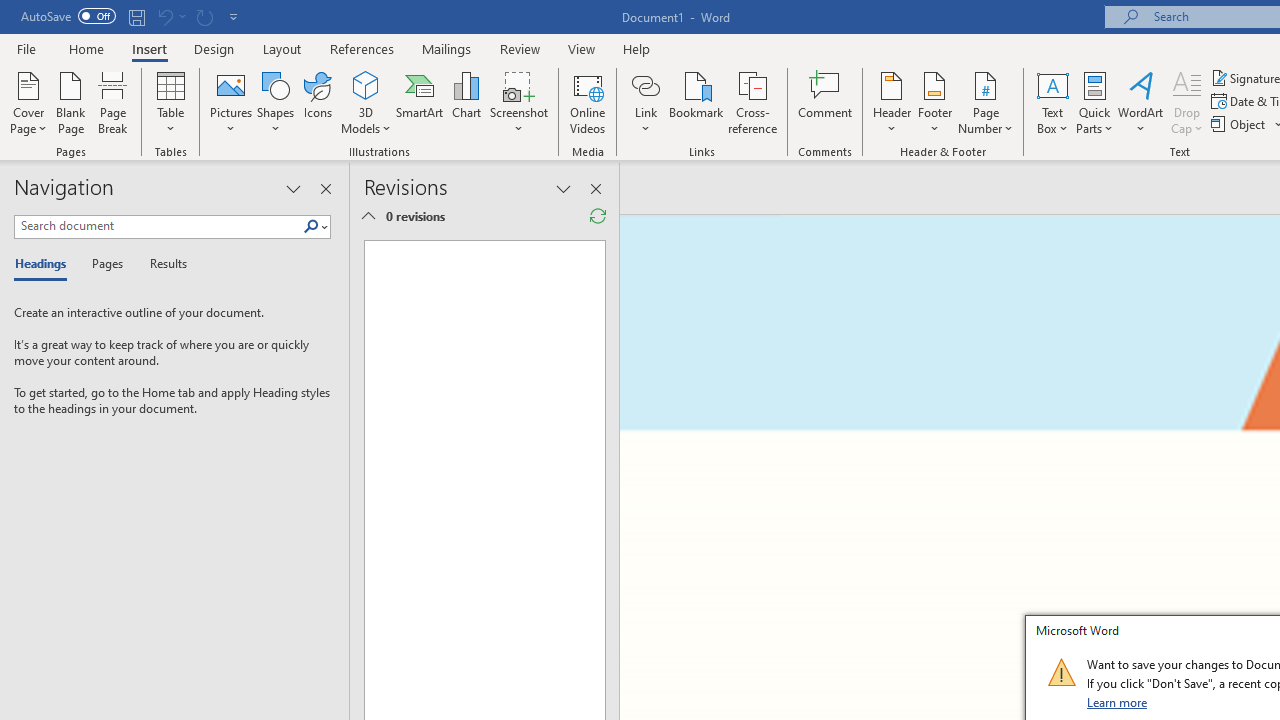 This screenshot has width=1280, height=720. What do you see at coordinates (104, 264) in the screenshot?
I see `'Pages'` at bounding box center [104, 264].